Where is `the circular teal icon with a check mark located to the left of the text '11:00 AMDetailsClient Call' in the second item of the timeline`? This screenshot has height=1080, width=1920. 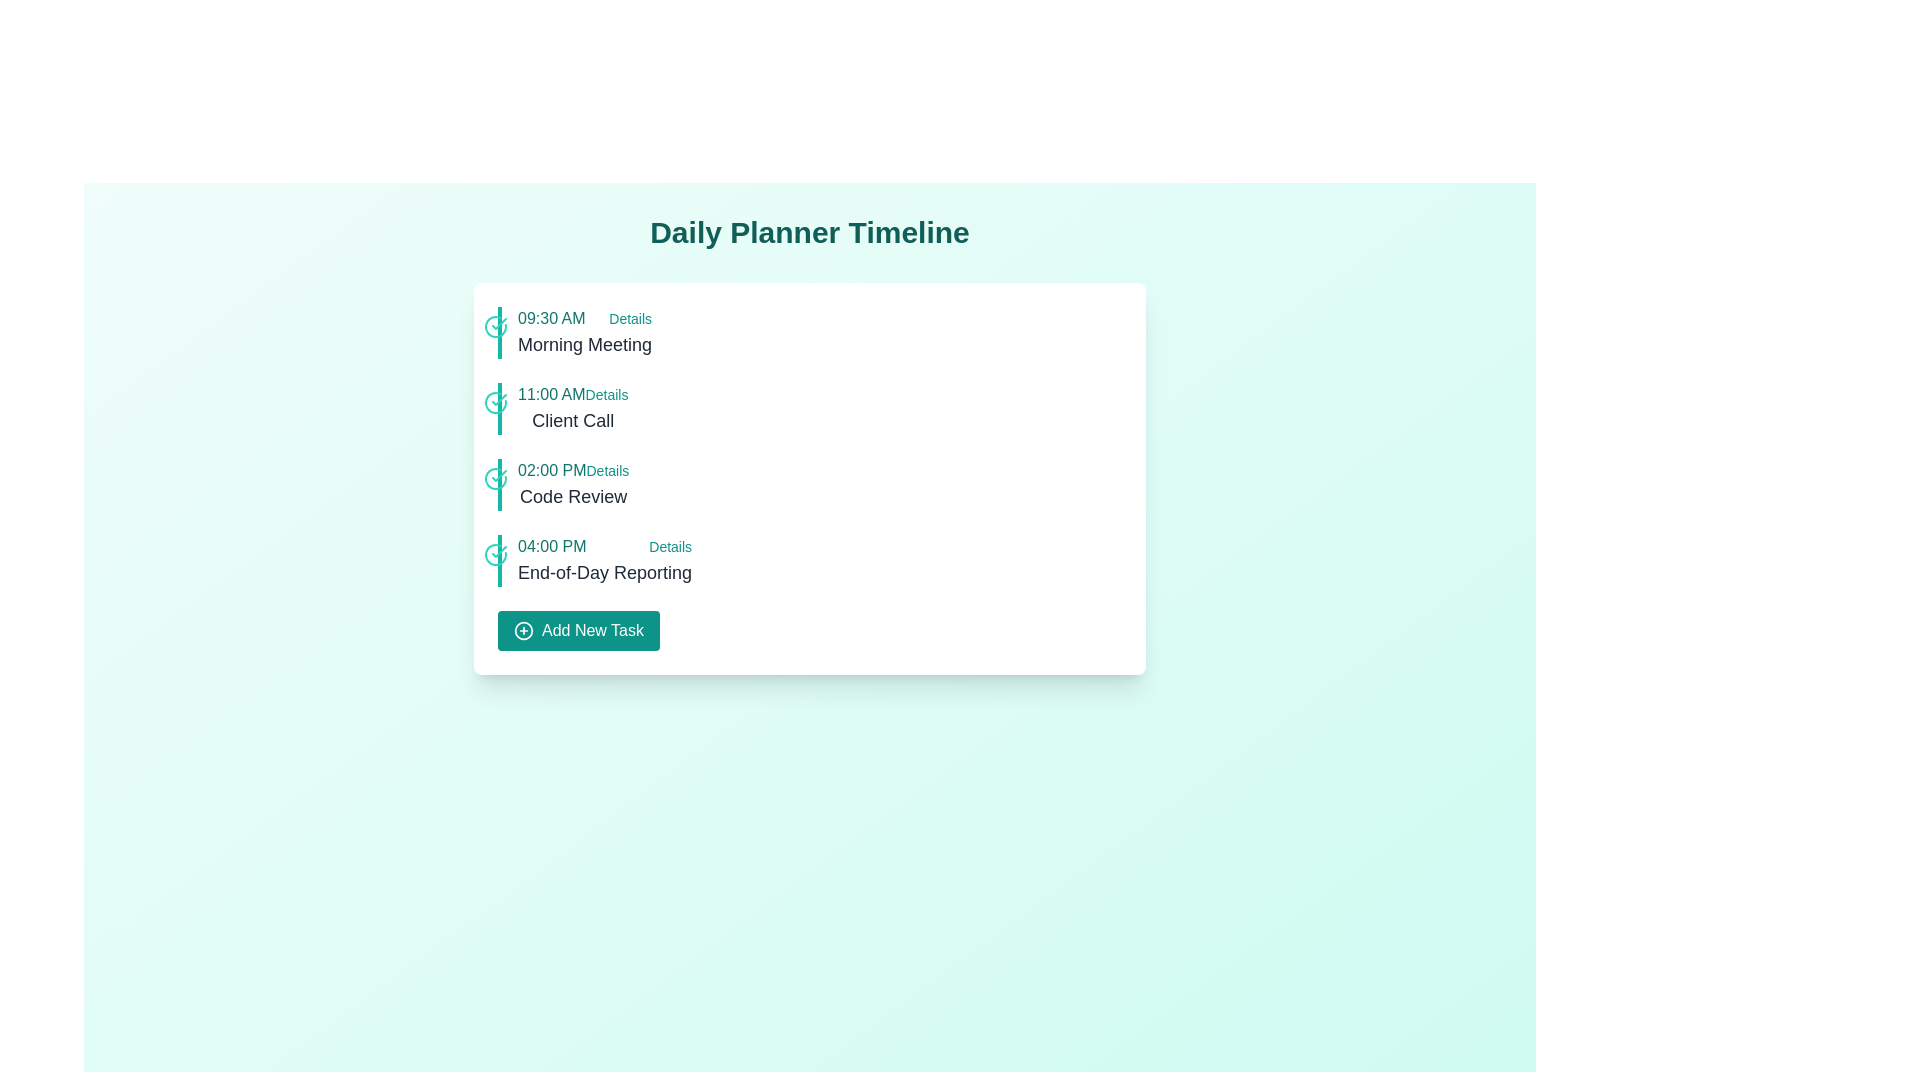
the circular teal icon with a check mark located to the left of the text '11:00 AMDetailsClient Call' in the second item of the timeline is located at coordinates (495, 402).